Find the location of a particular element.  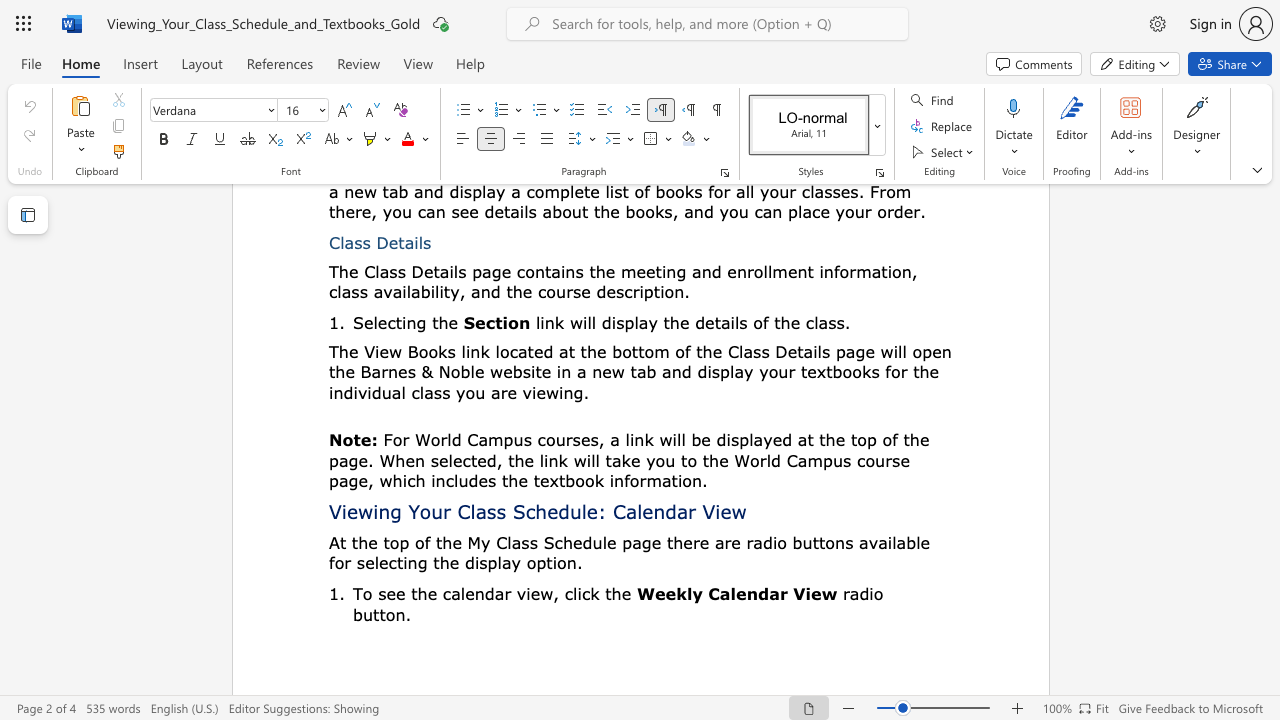

the subset text "s Schedule:" within the text "Viewing Your Class Schedule: Calendar View" is located at coordinates (496, 510).